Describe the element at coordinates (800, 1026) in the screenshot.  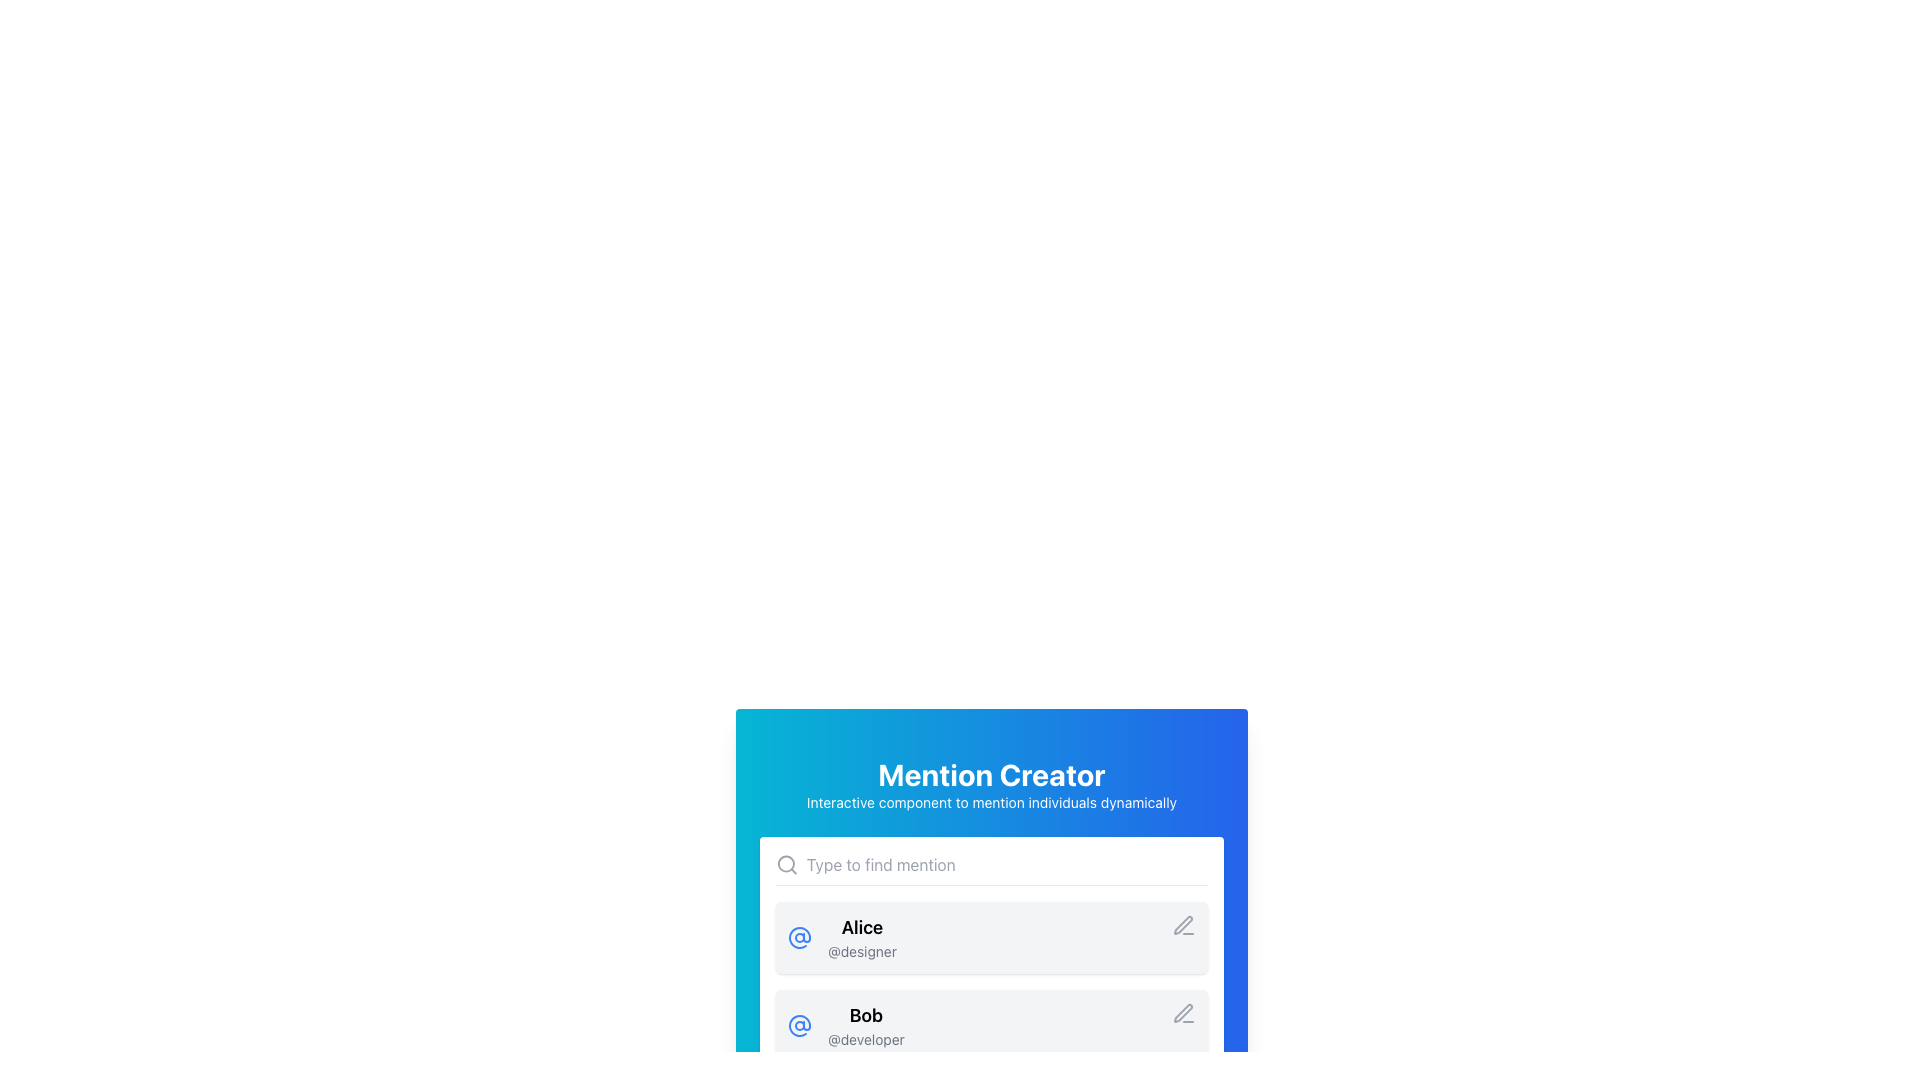
I see `the blue '@' symbol icon representing a mention or email address, located to the left of the text 'Bob@developer'` at that location.